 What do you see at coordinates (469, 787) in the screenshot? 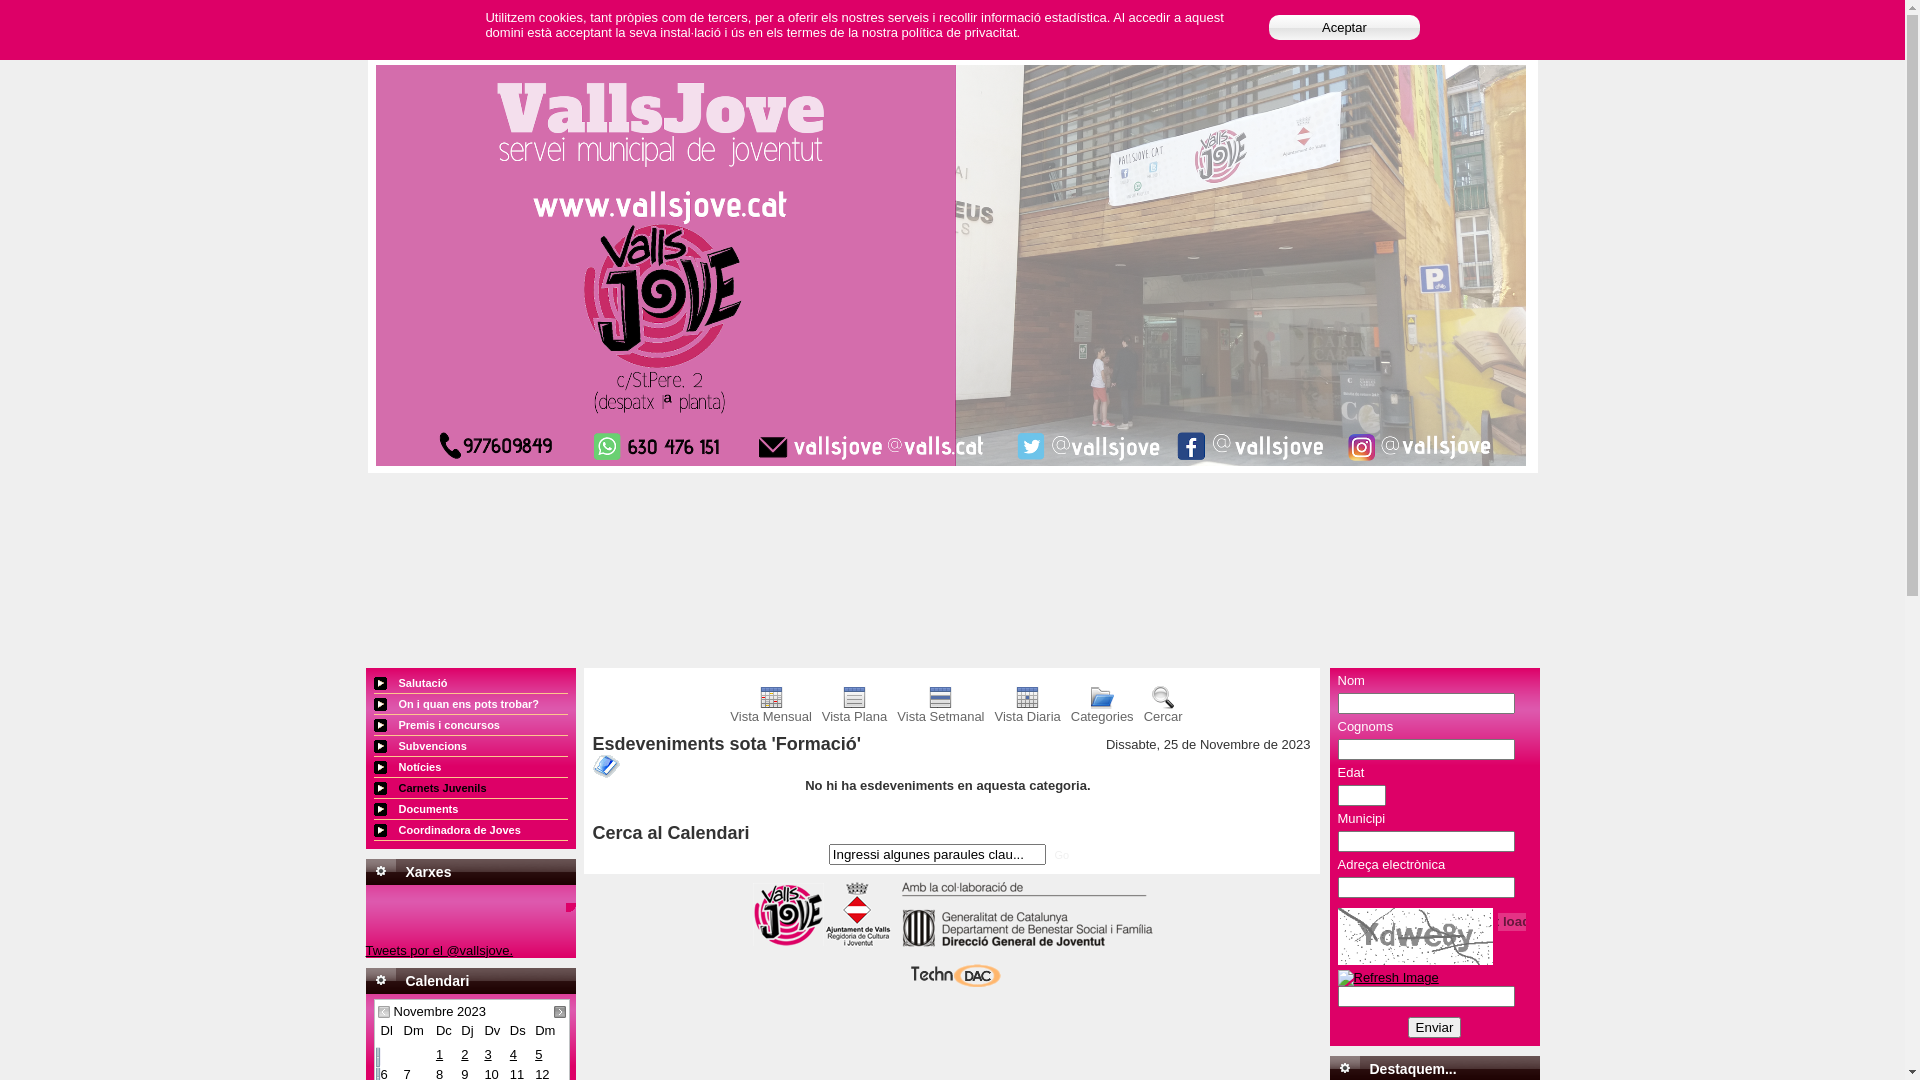
I see `'Carnets Juvenils'` at bounding box center [469, 787].